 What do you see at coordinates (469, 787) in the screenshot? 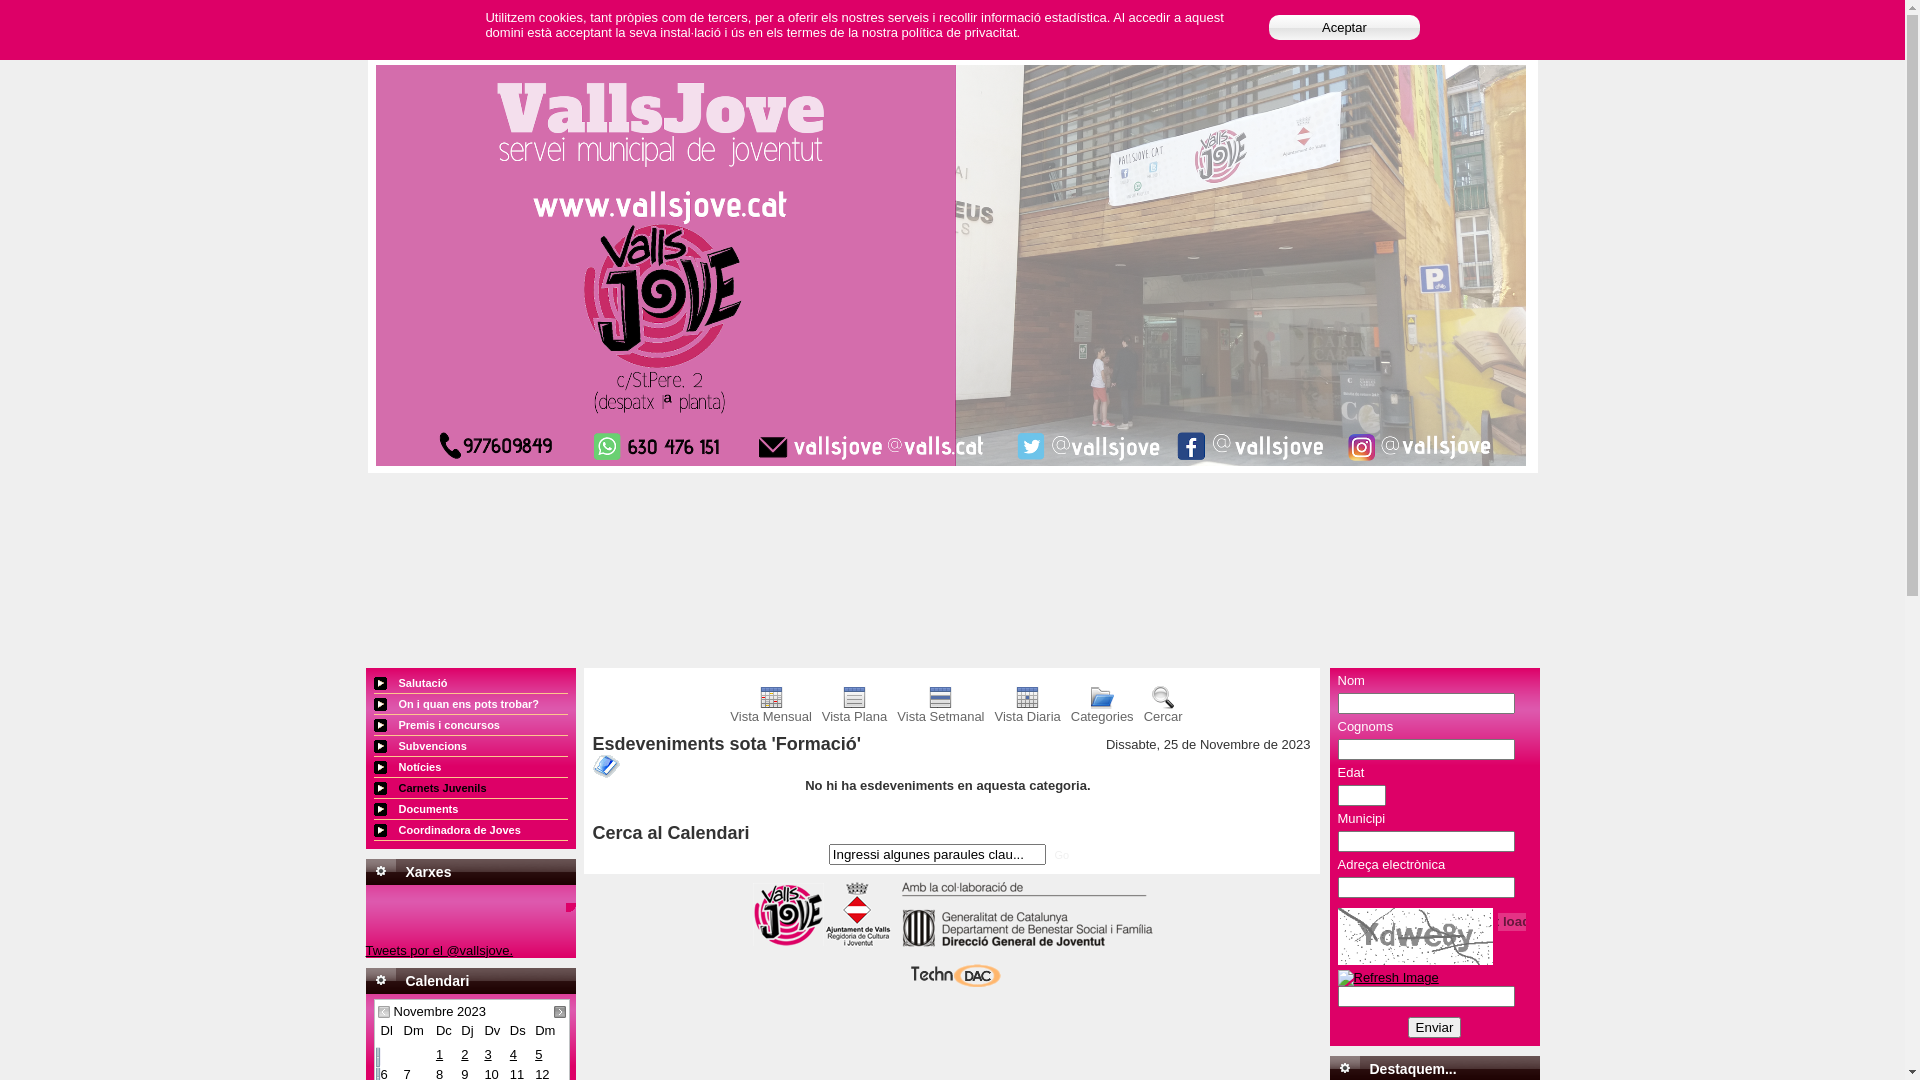
I see `'Carnets Juvenils'` at bounding box center [469, 787].